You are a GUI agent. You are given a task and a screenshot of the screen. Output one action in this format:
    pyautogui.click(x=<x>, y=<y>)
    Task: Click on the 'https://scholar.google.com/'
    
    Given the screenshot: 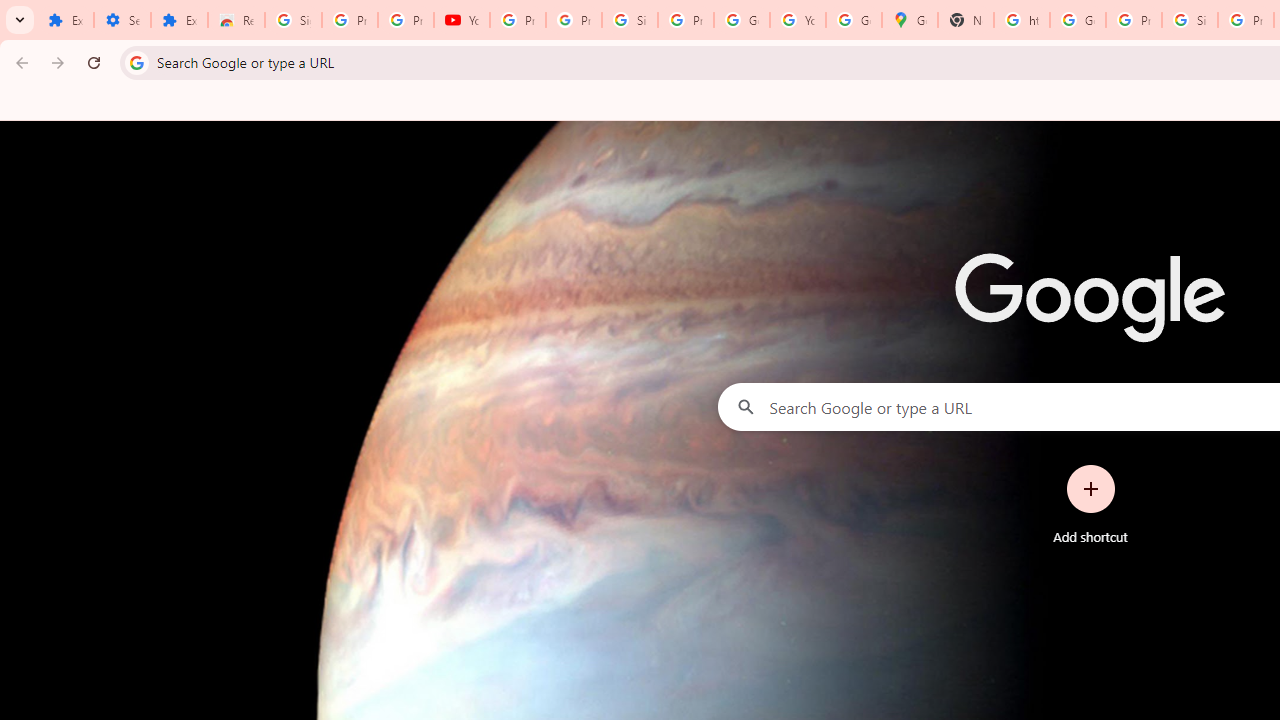 What is the action you would take?
    pyautogui.click(x=1022, y=20)
    